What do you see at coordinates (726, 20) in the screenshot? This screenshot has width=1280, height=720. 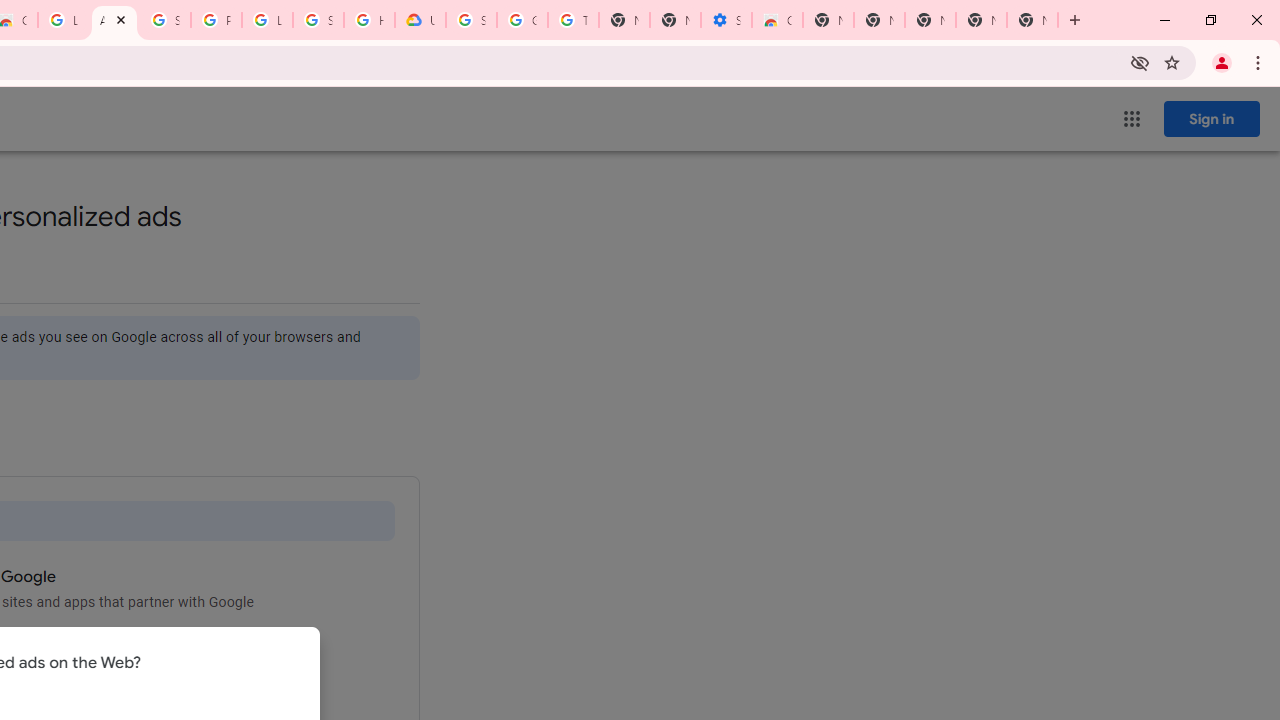 I see `'Settings - Accessibility'` at bounding box center [726, 20].